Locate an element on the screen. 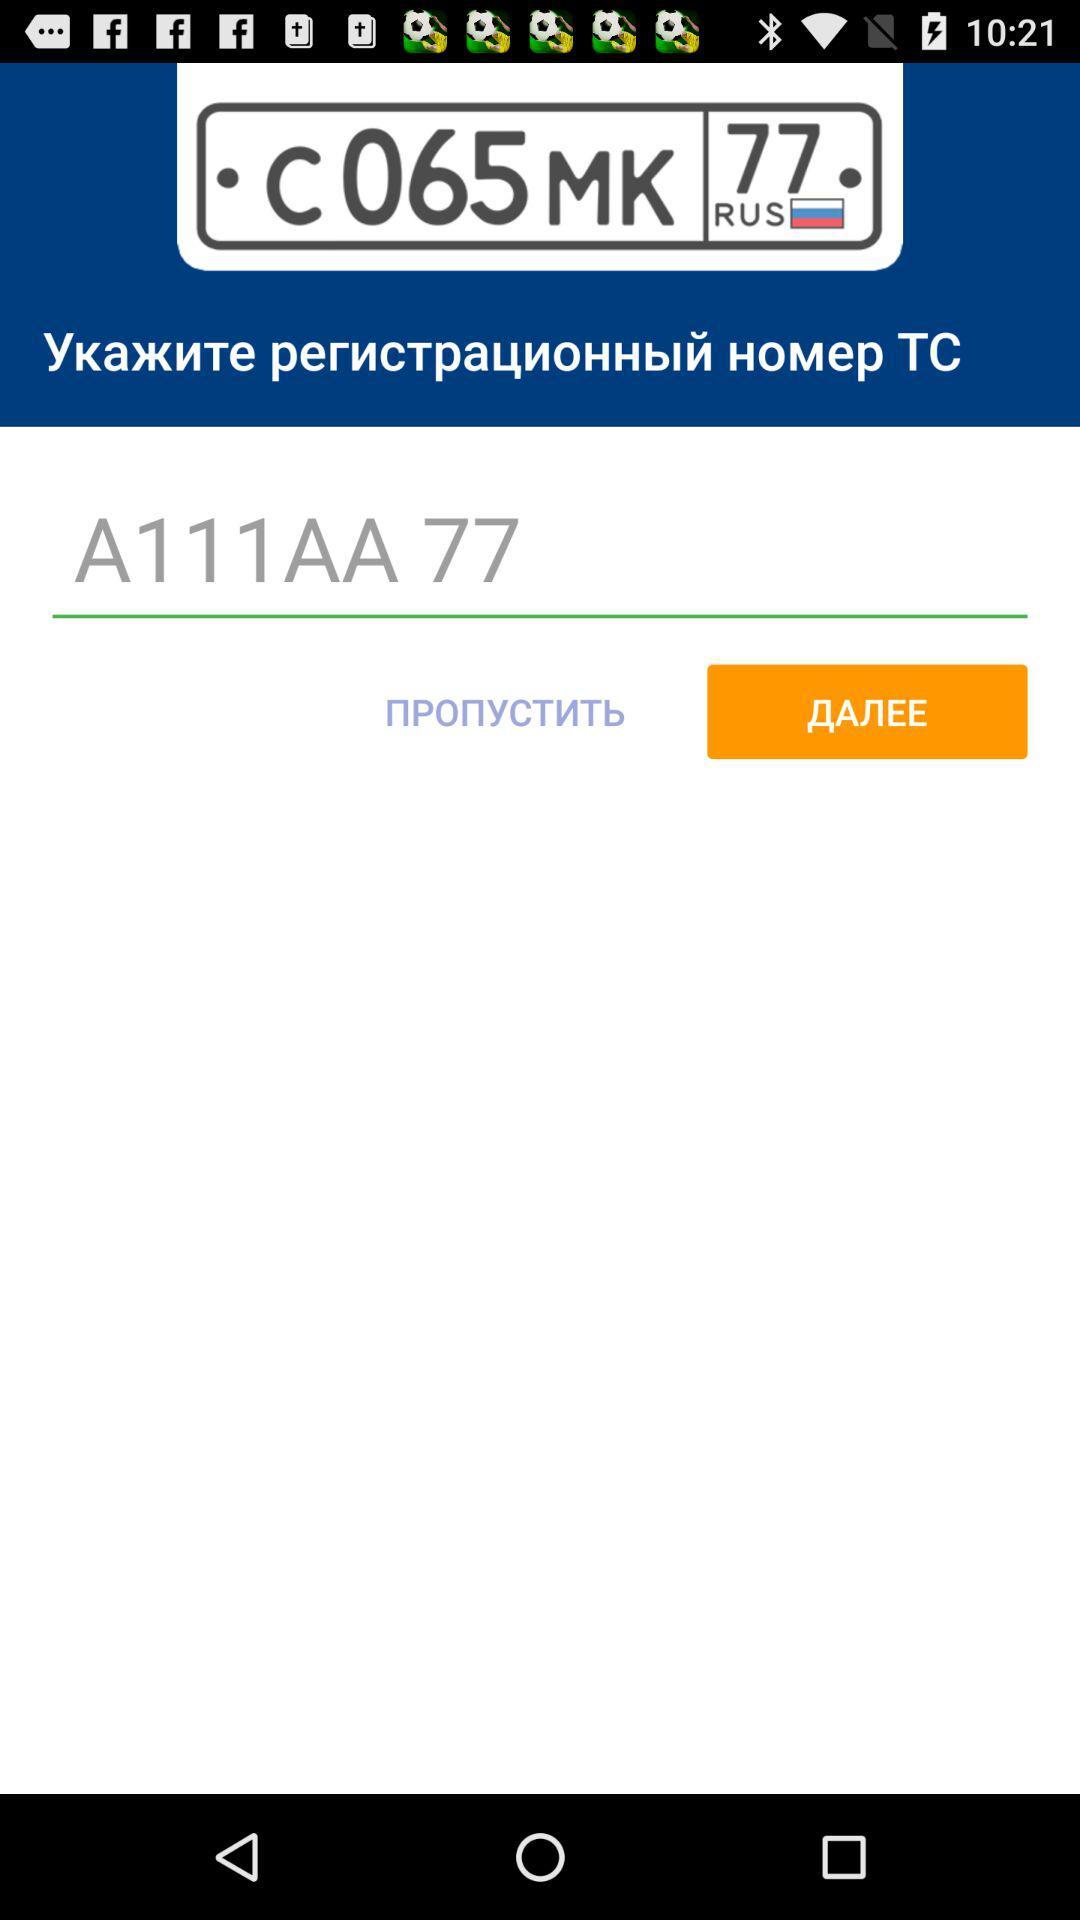 The width and height of the screenshot is (1080, 1920). item on the right is located at coordinates (866, 711).